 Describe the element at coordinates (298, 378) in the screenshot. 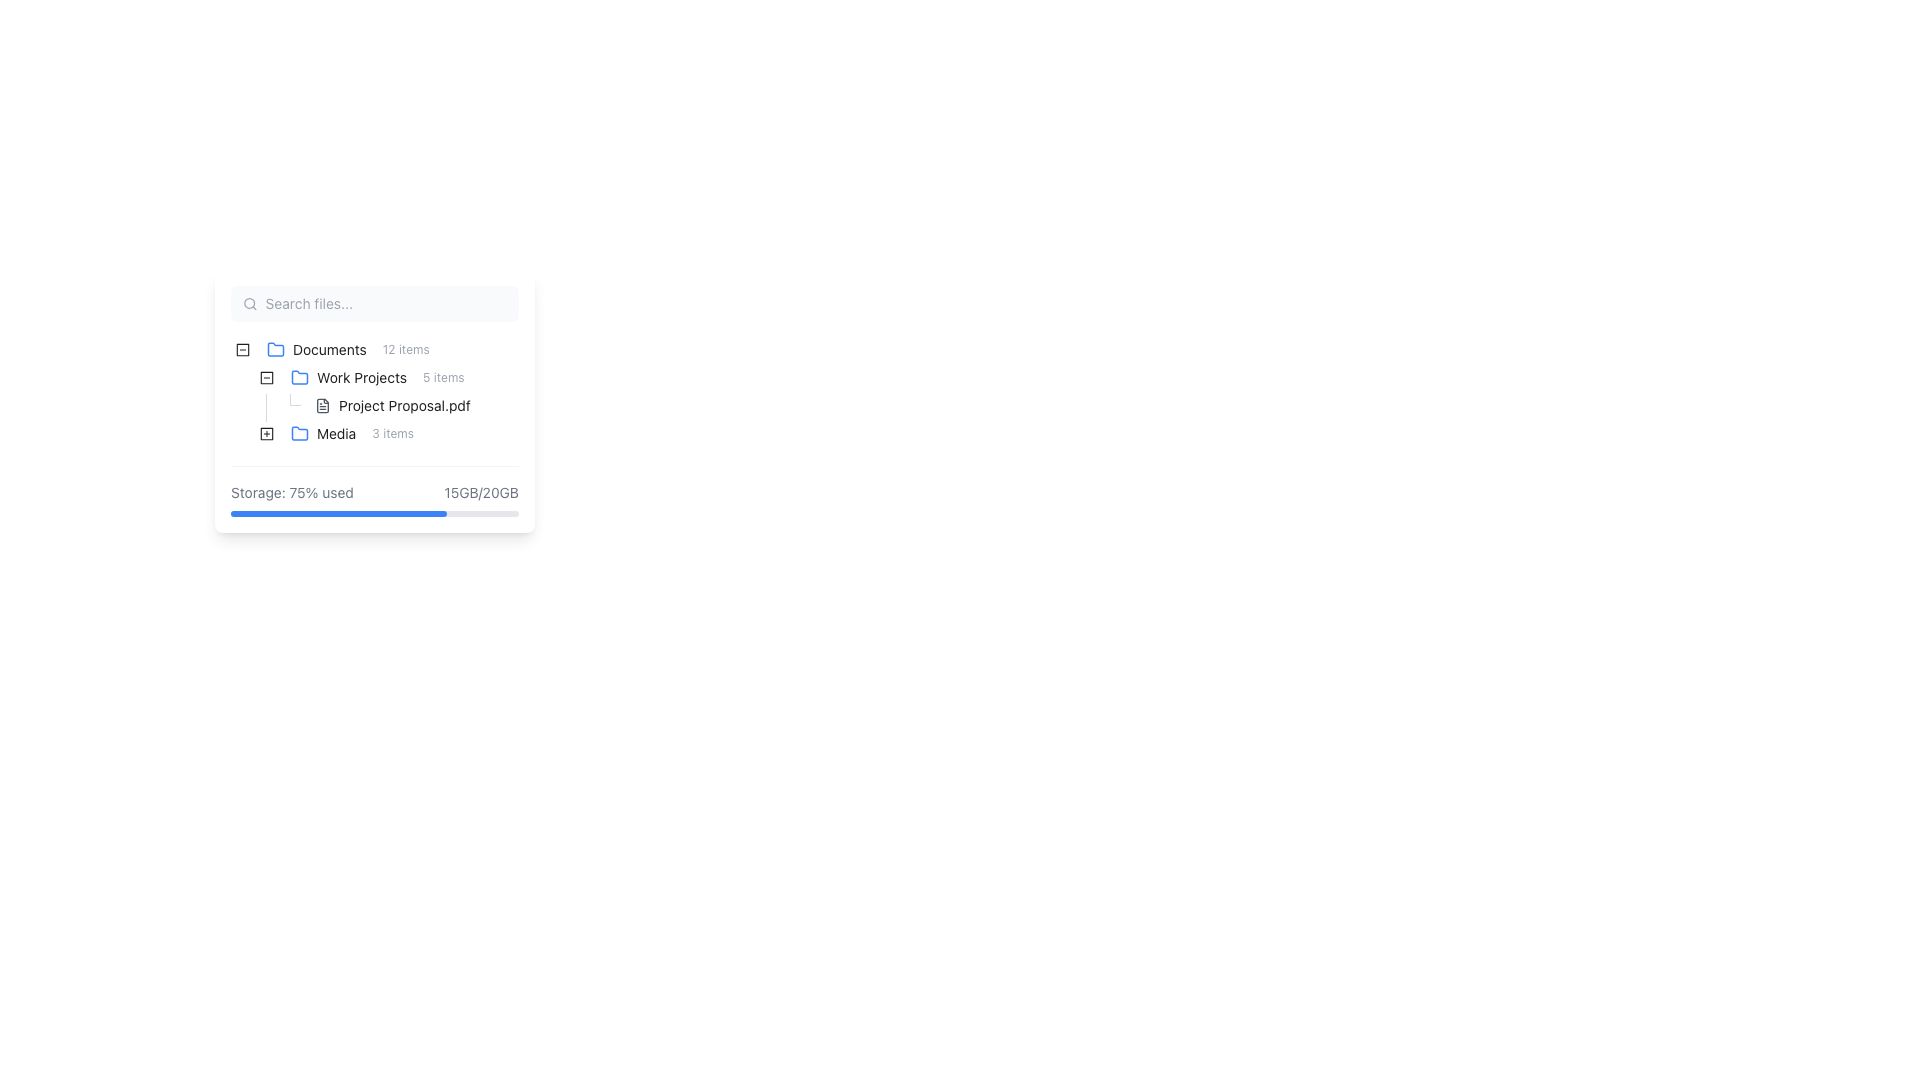

I see `the blue folder icon located before the text 'Work Projects' in the file explorer hierarchy` at that location.